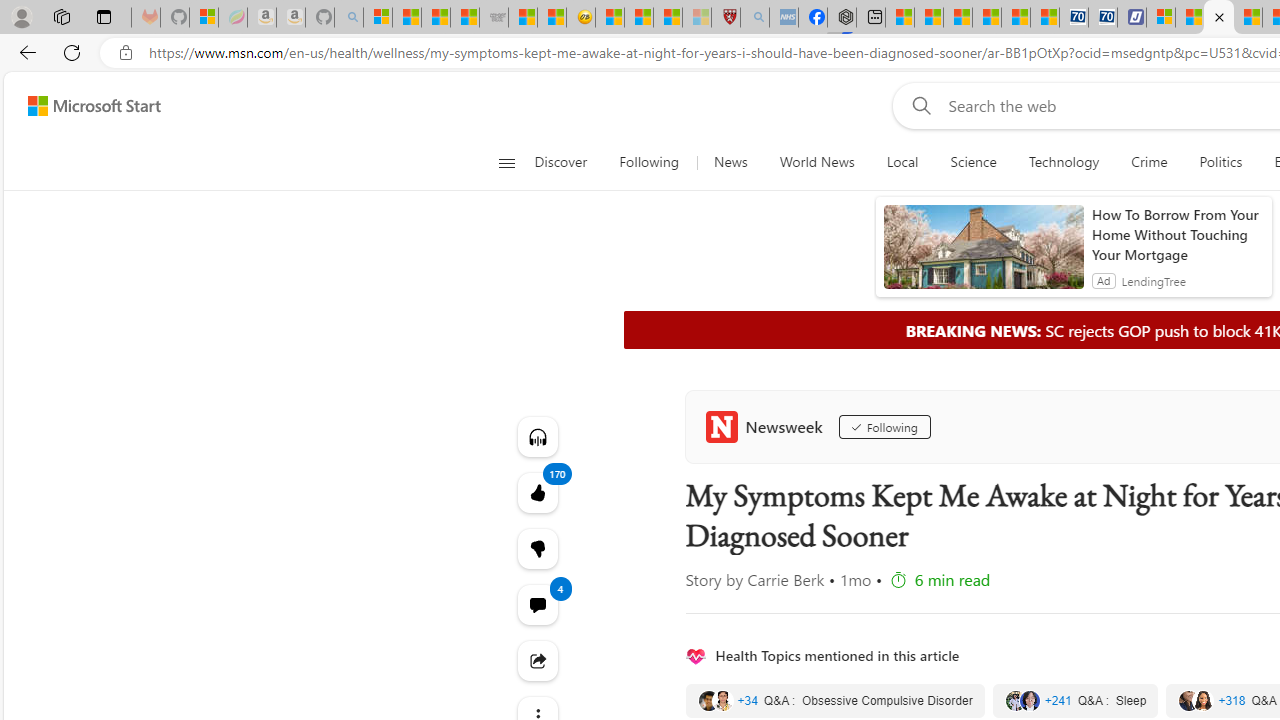  What do you see at coordinates (537, 549) in the screenshot?
I see `'Dislike'` at bounding box center [537, 549].